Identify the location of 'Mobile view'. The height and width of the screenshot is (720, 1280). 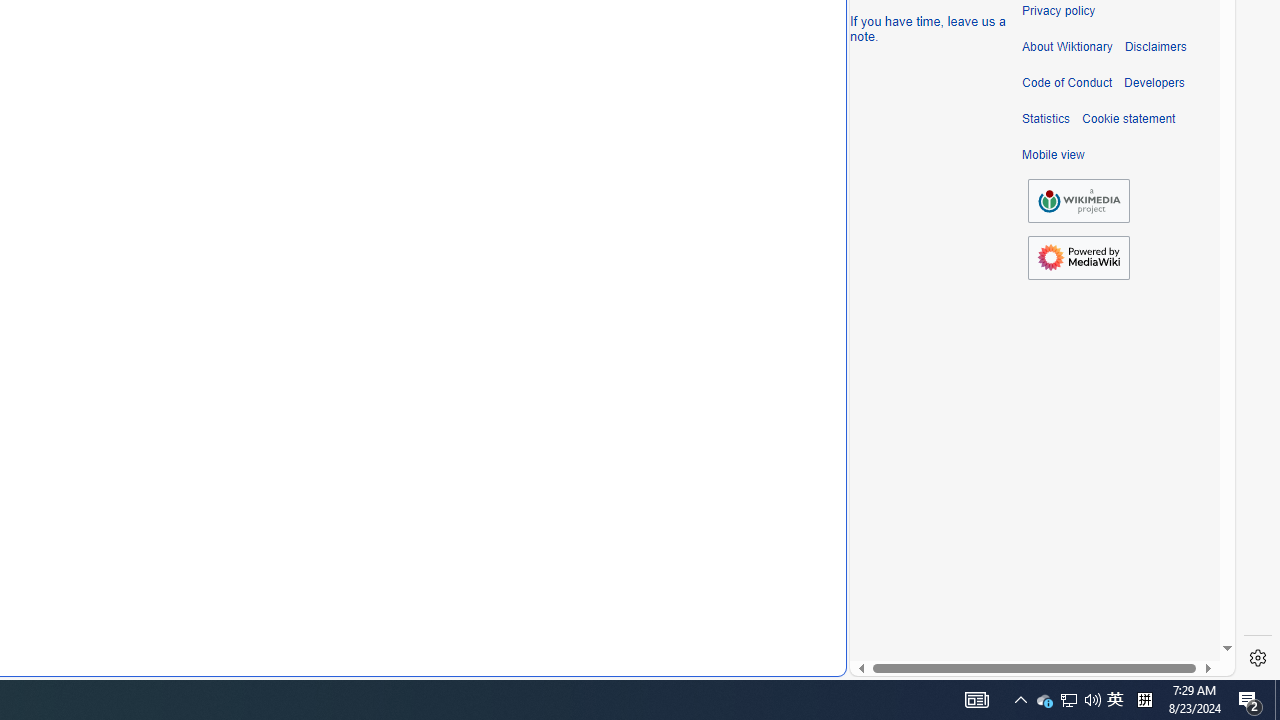
(1052, 154).